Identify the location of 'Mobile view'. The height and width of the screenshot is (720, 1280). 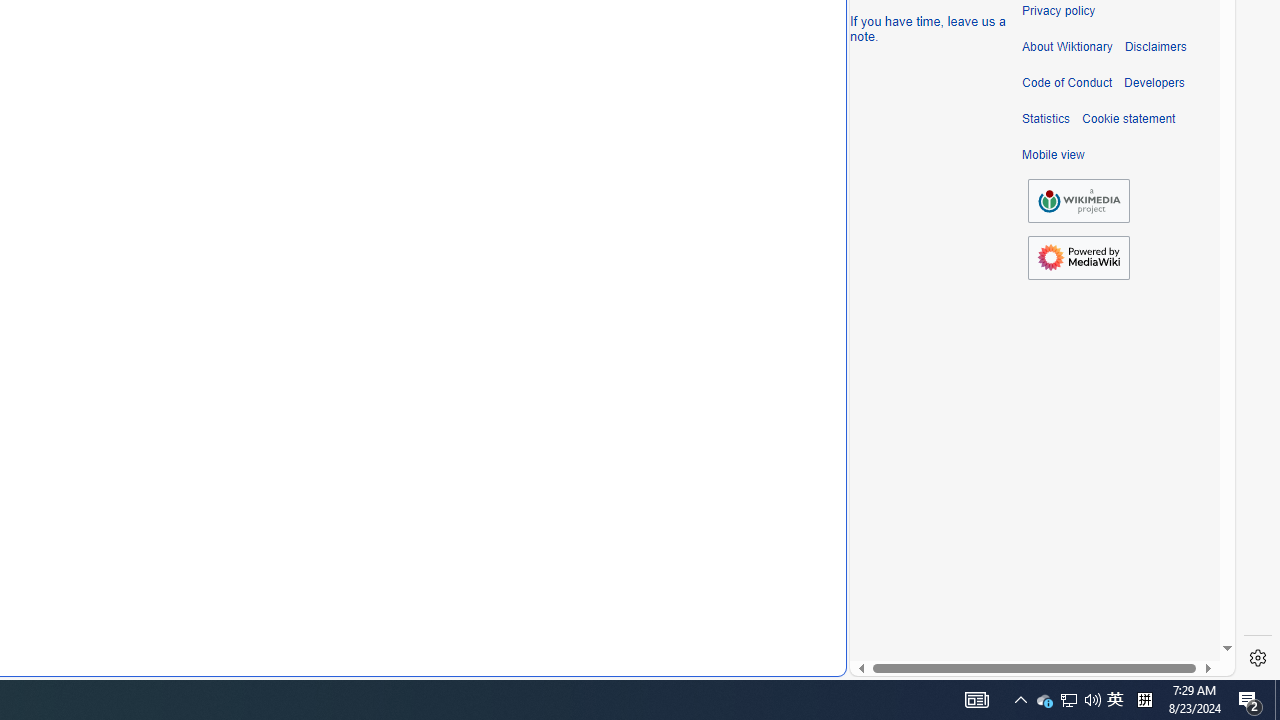
(1052, 154).